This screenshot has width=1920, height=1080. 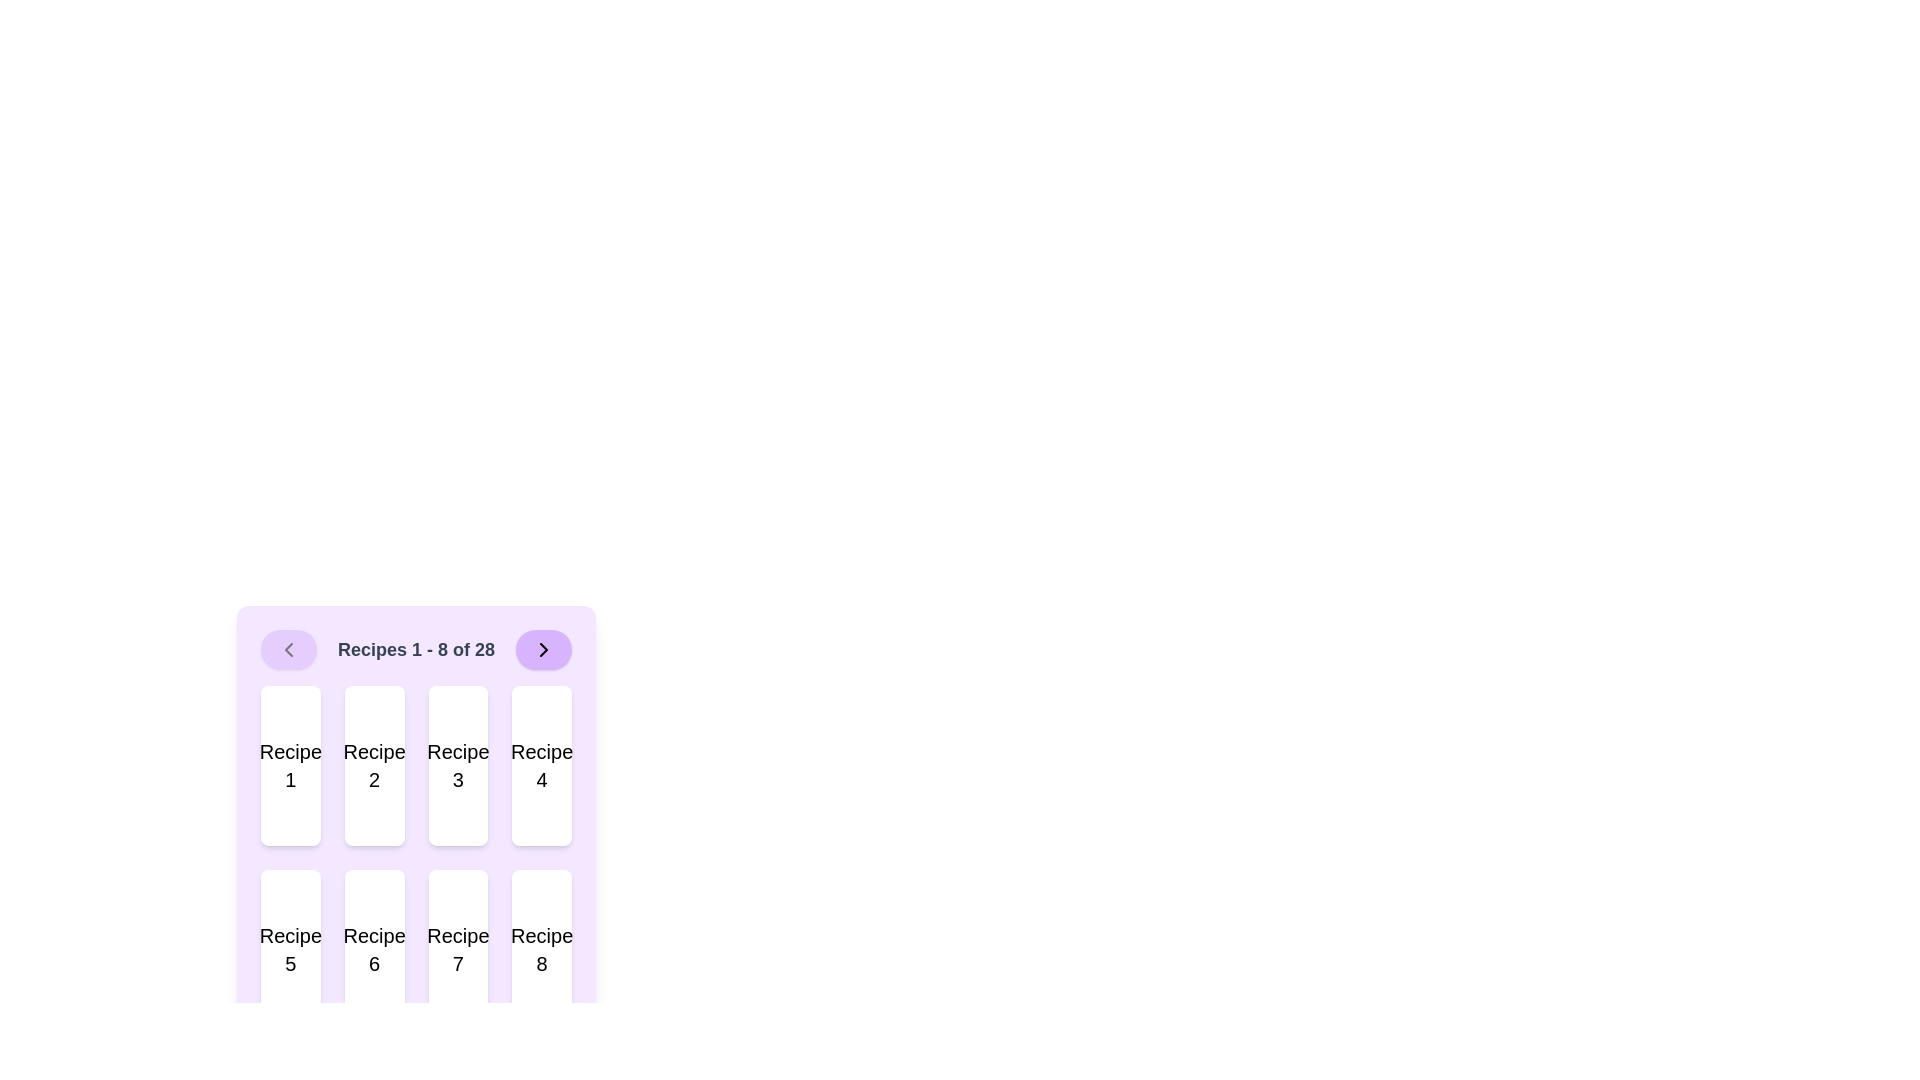 What do you see at coordinates (457, 948) in the screenshot?
I see `the non-interactive text label that identifies 'Recipe 7', located in the second row and third column of the grid layout` at bounding box center [457, 948].